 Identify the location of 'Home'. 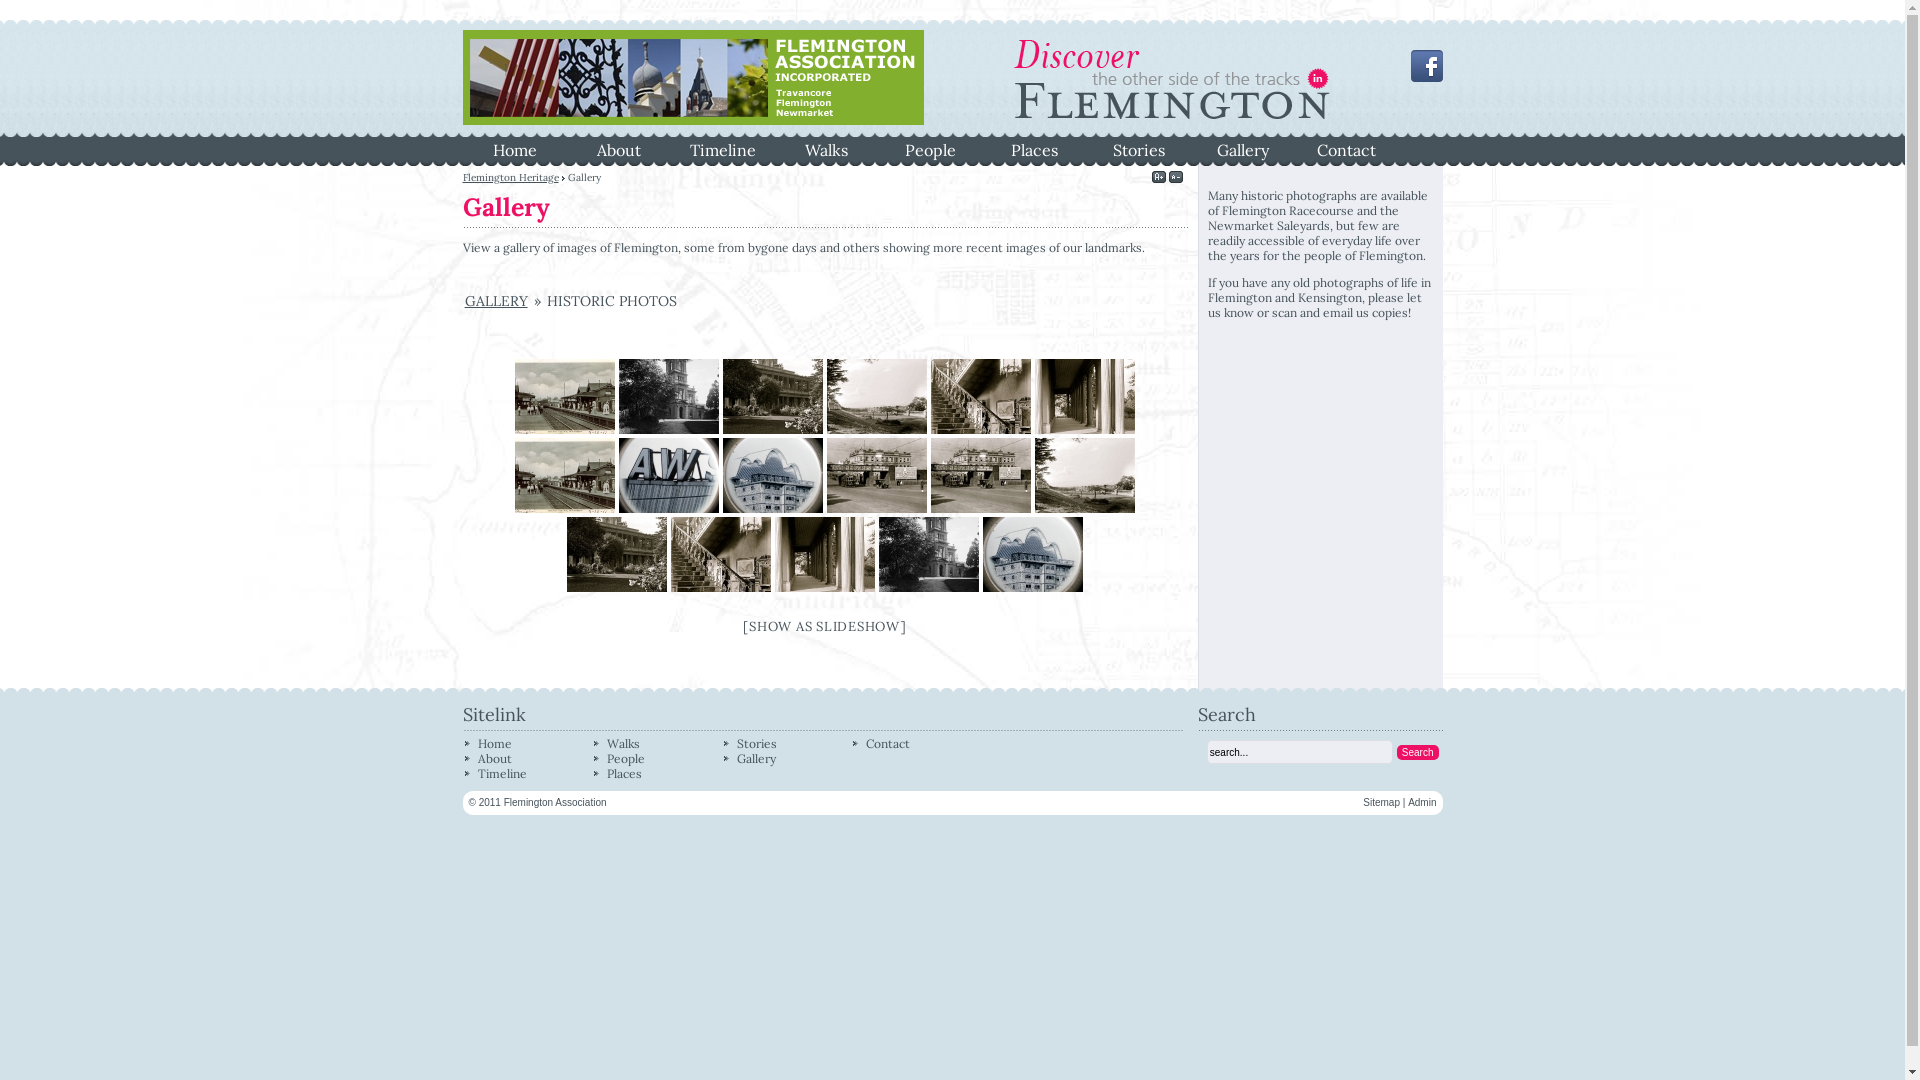
(494, 743).